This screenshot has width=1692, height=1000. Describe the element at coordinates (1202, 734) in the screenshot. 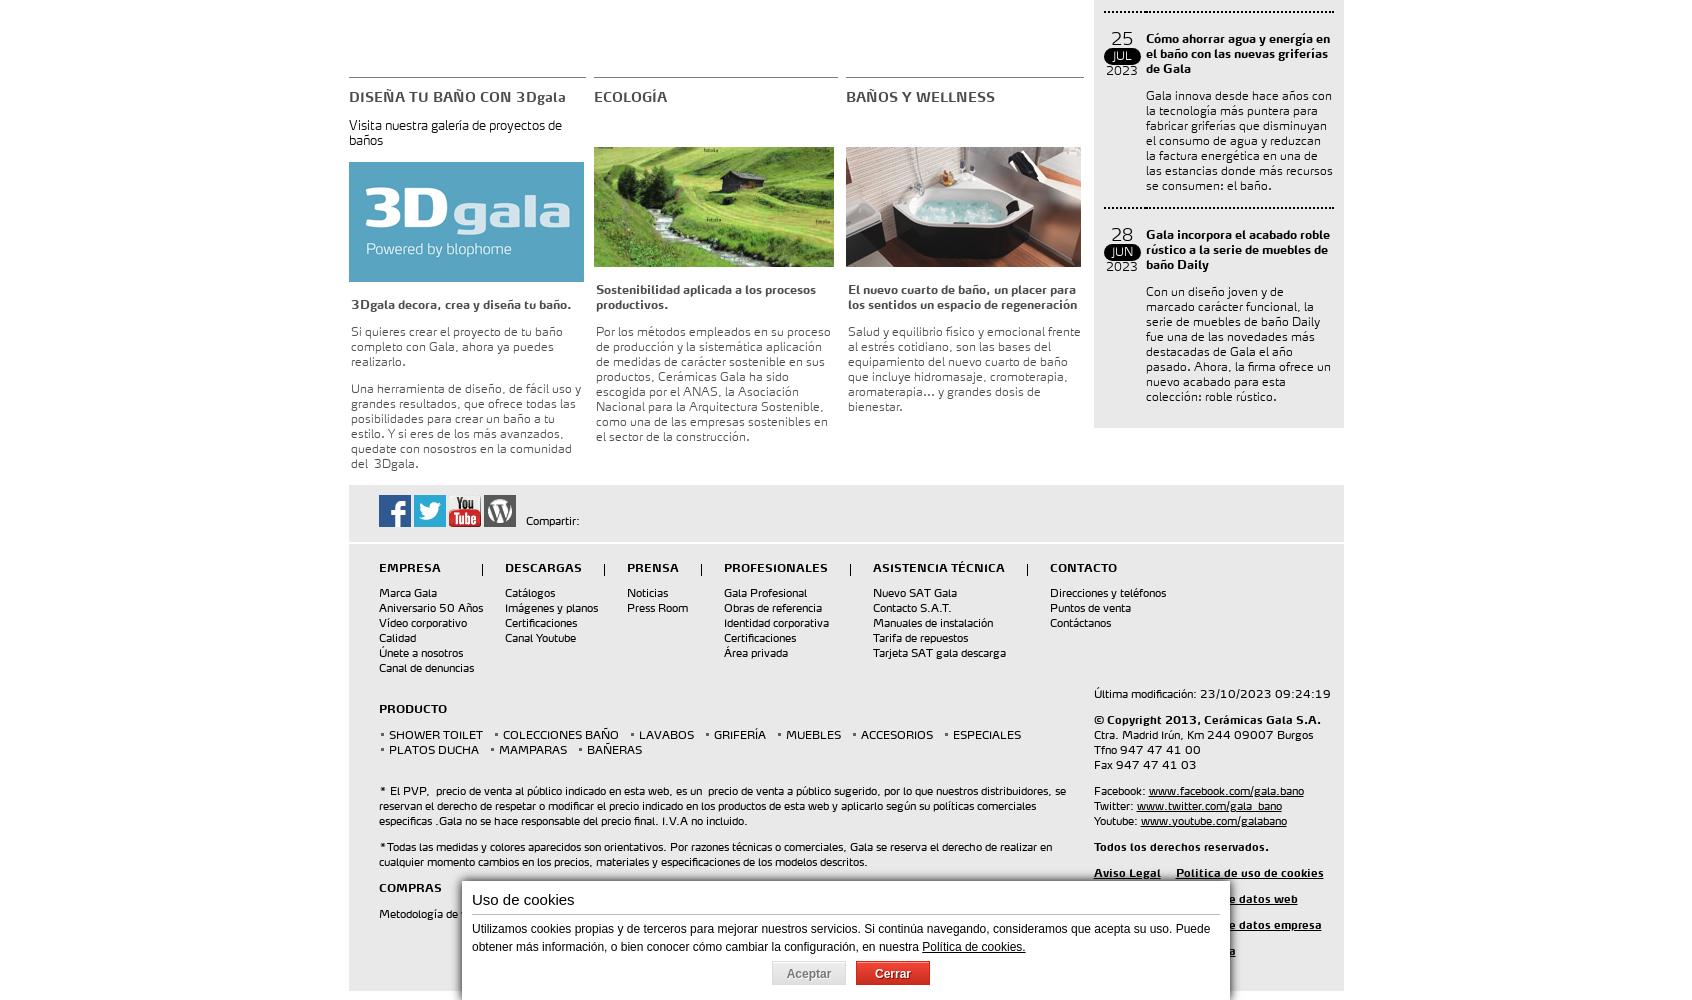

I see `'Ctra. Madrid Irún, Km 244 09007 Burgos'` at that location.